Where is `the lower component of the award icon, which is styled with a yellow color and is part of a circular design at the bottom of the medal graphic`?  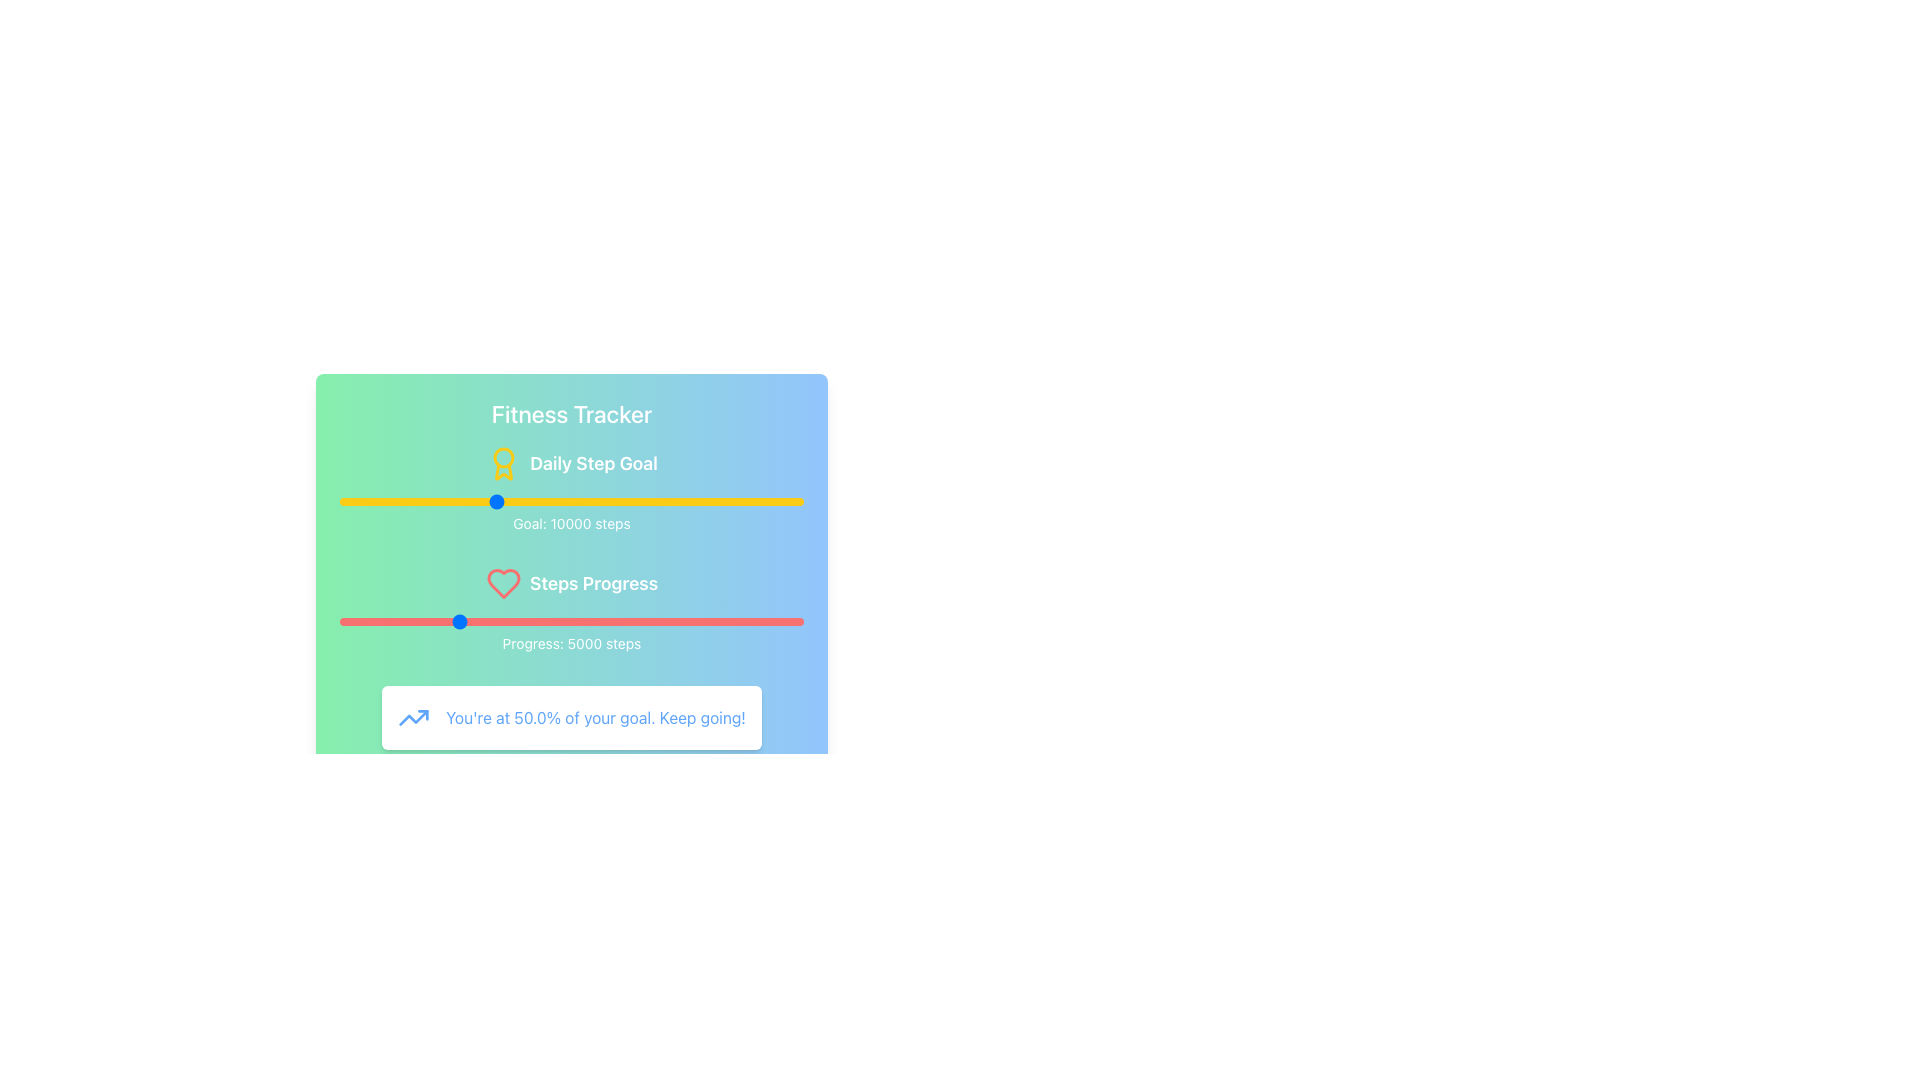
the lower component of the award icon, which is styled with a yellow color and is part of a circular design at the bottom of the medal graphic is located at coordinates (504, 472).